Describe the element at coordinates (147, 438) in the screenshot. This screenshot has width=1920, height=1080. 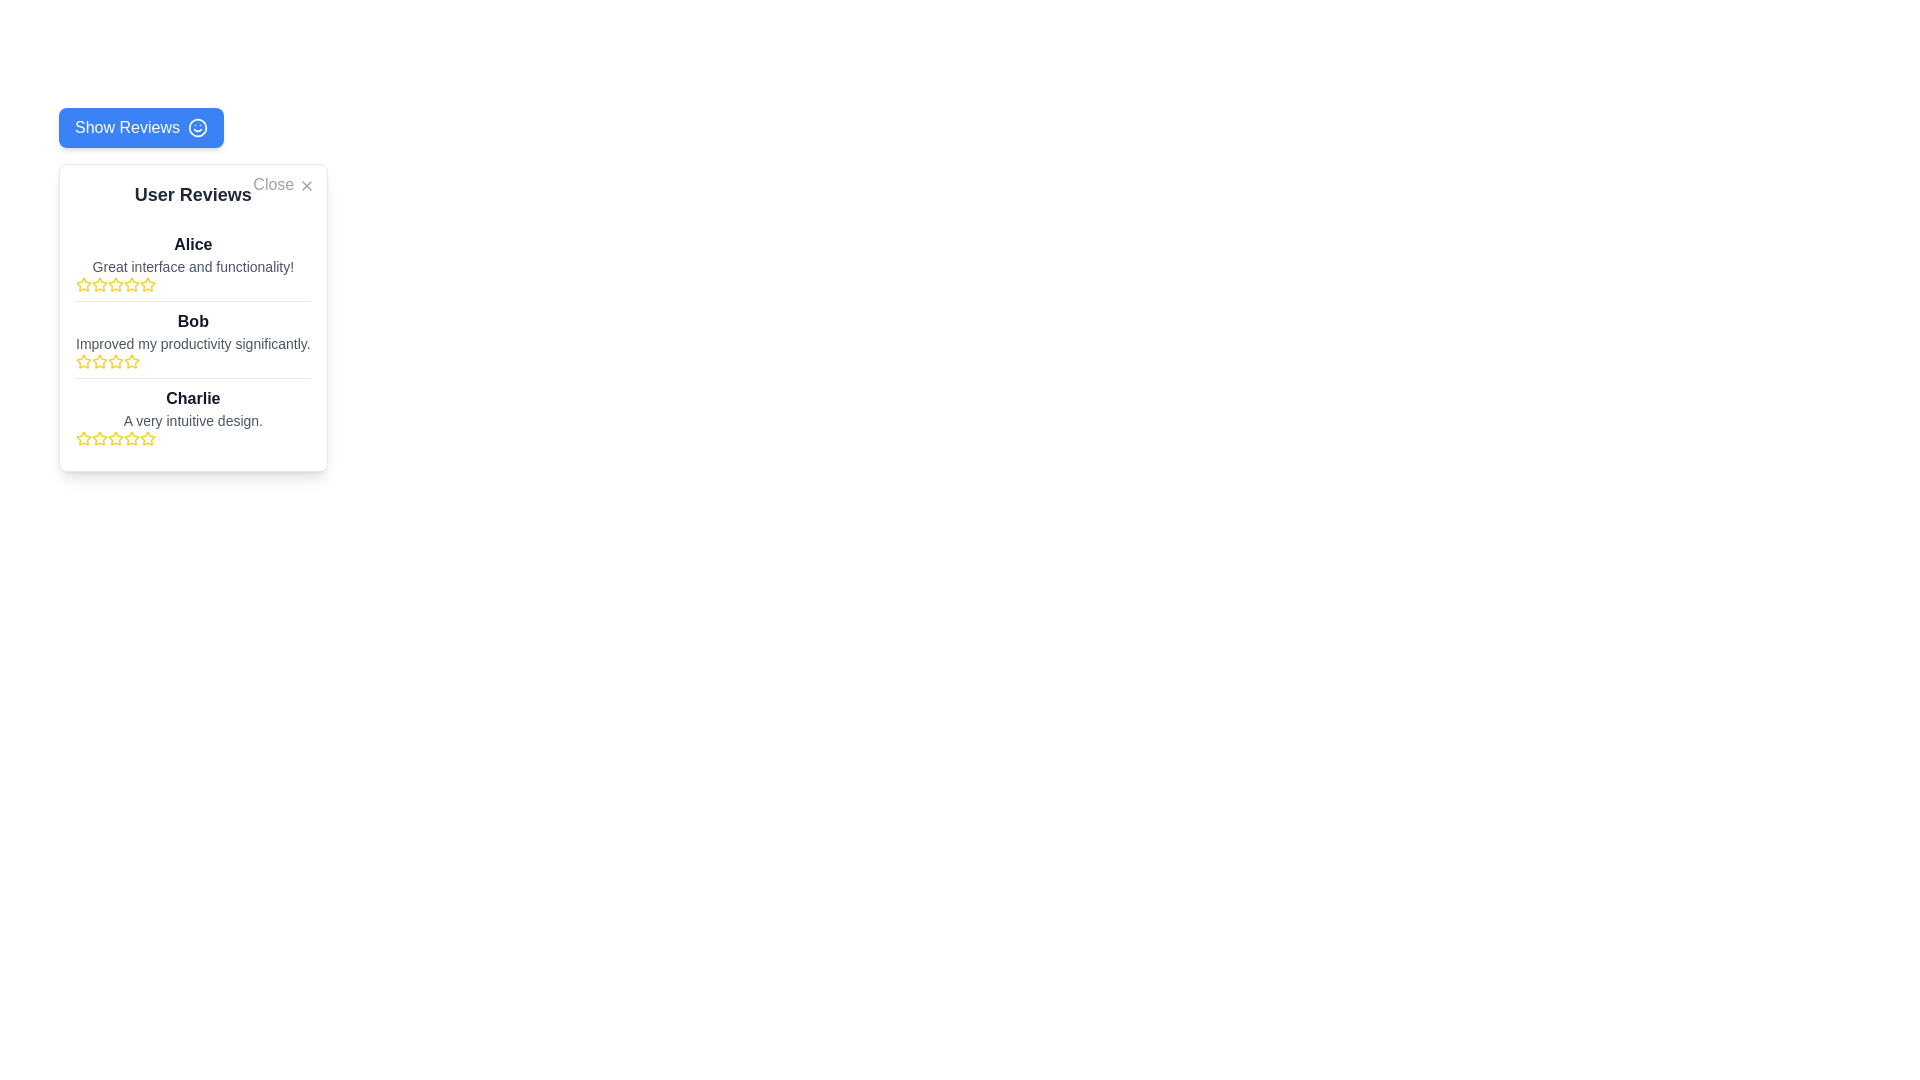
I see `the fifth star rating icon in the rating system under the review section labeled 'Charlie'` at that location.